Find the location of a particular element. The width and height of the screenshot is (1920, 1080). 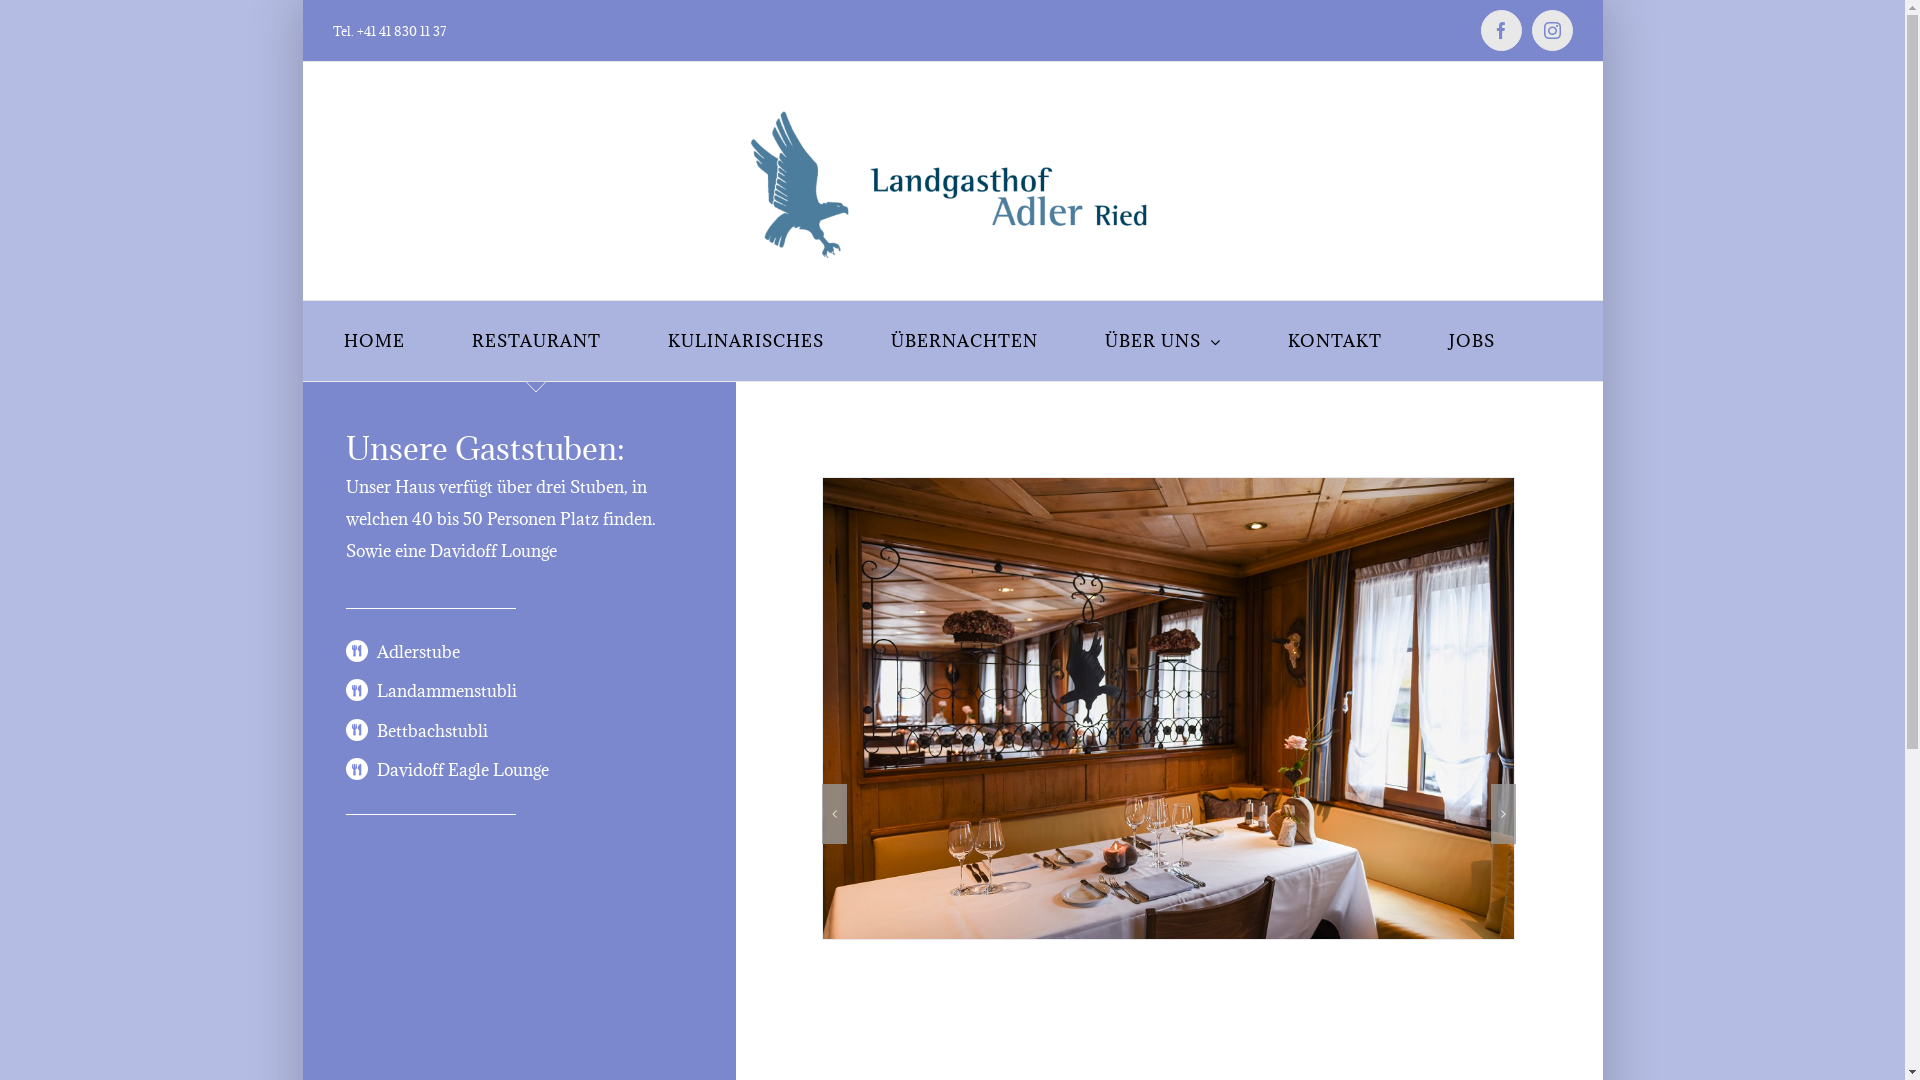

'Facebook' is located at coordinates (1479, 30).